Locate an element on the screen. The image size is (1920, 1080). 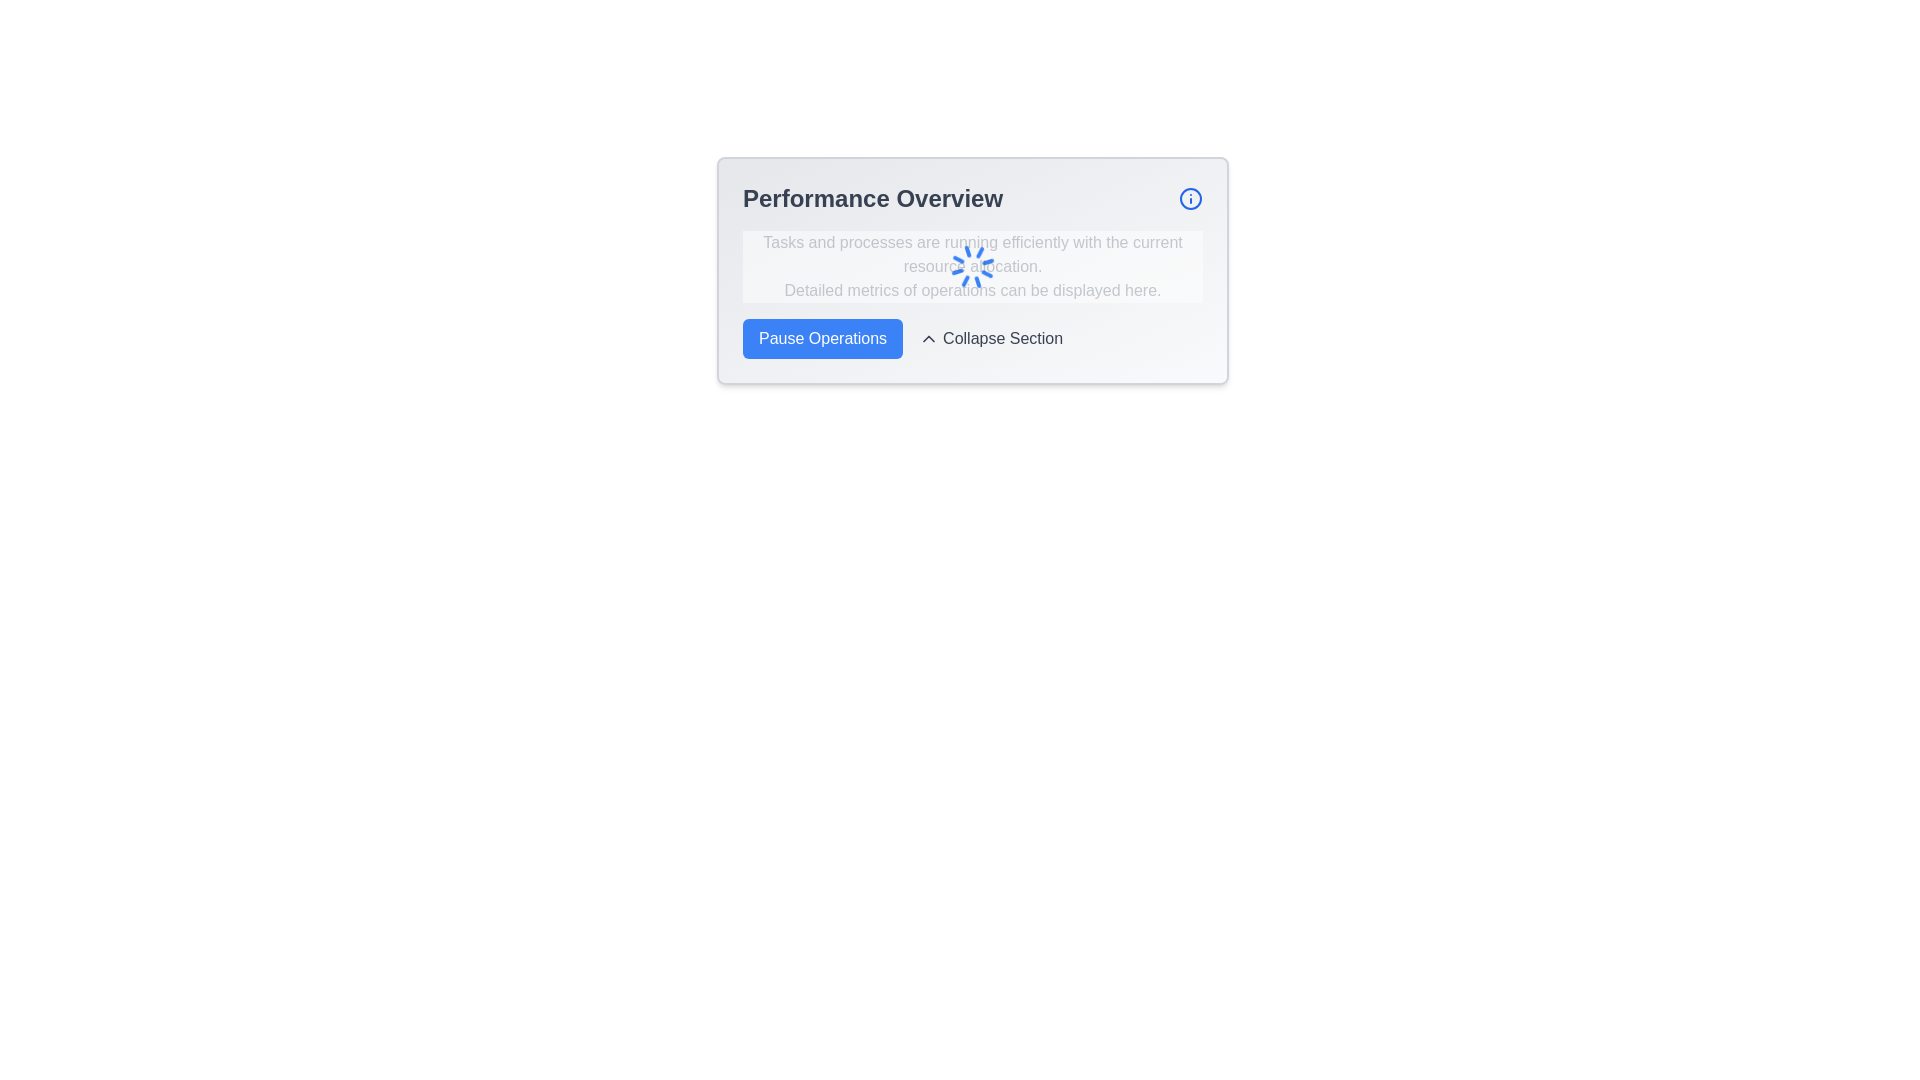
the information icon located in the top-right corner of the 'Performance Overview' section, which provides additional context or help is located at coordinates (1190, 199).